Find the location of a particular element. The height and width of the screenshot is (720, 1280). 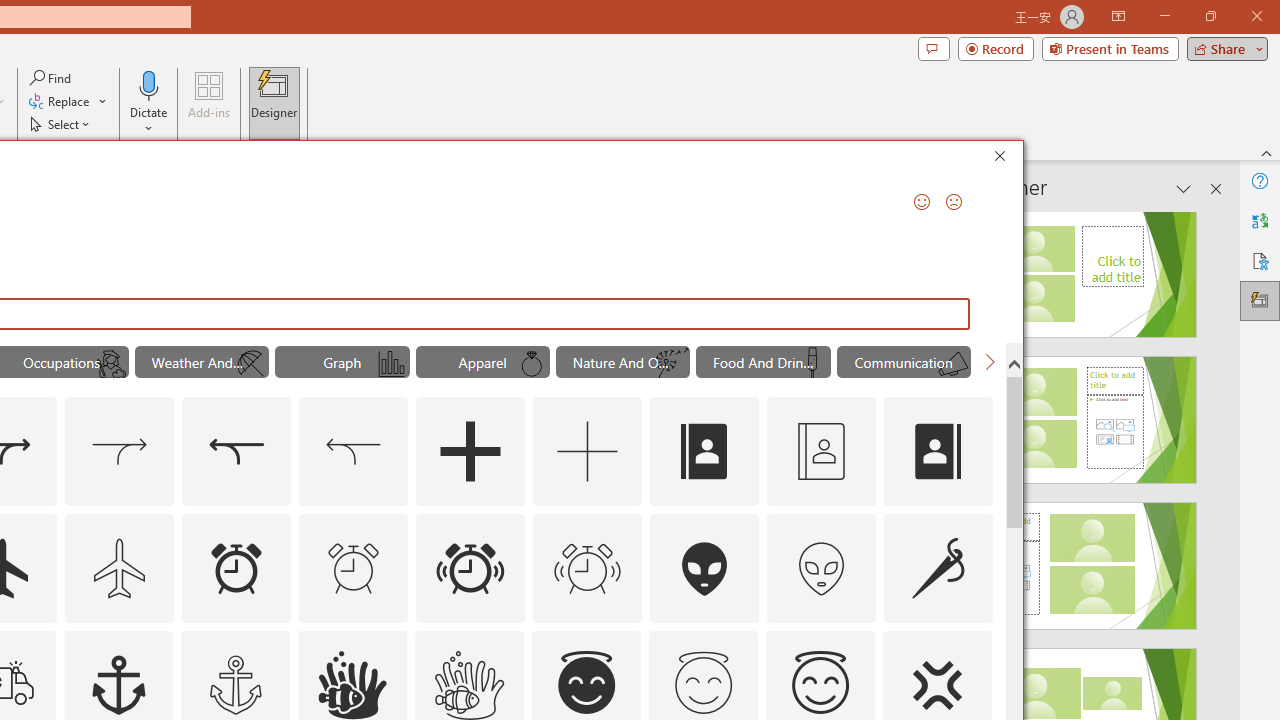

'"Communication" Icons.' is located at coordinates (903, 362).